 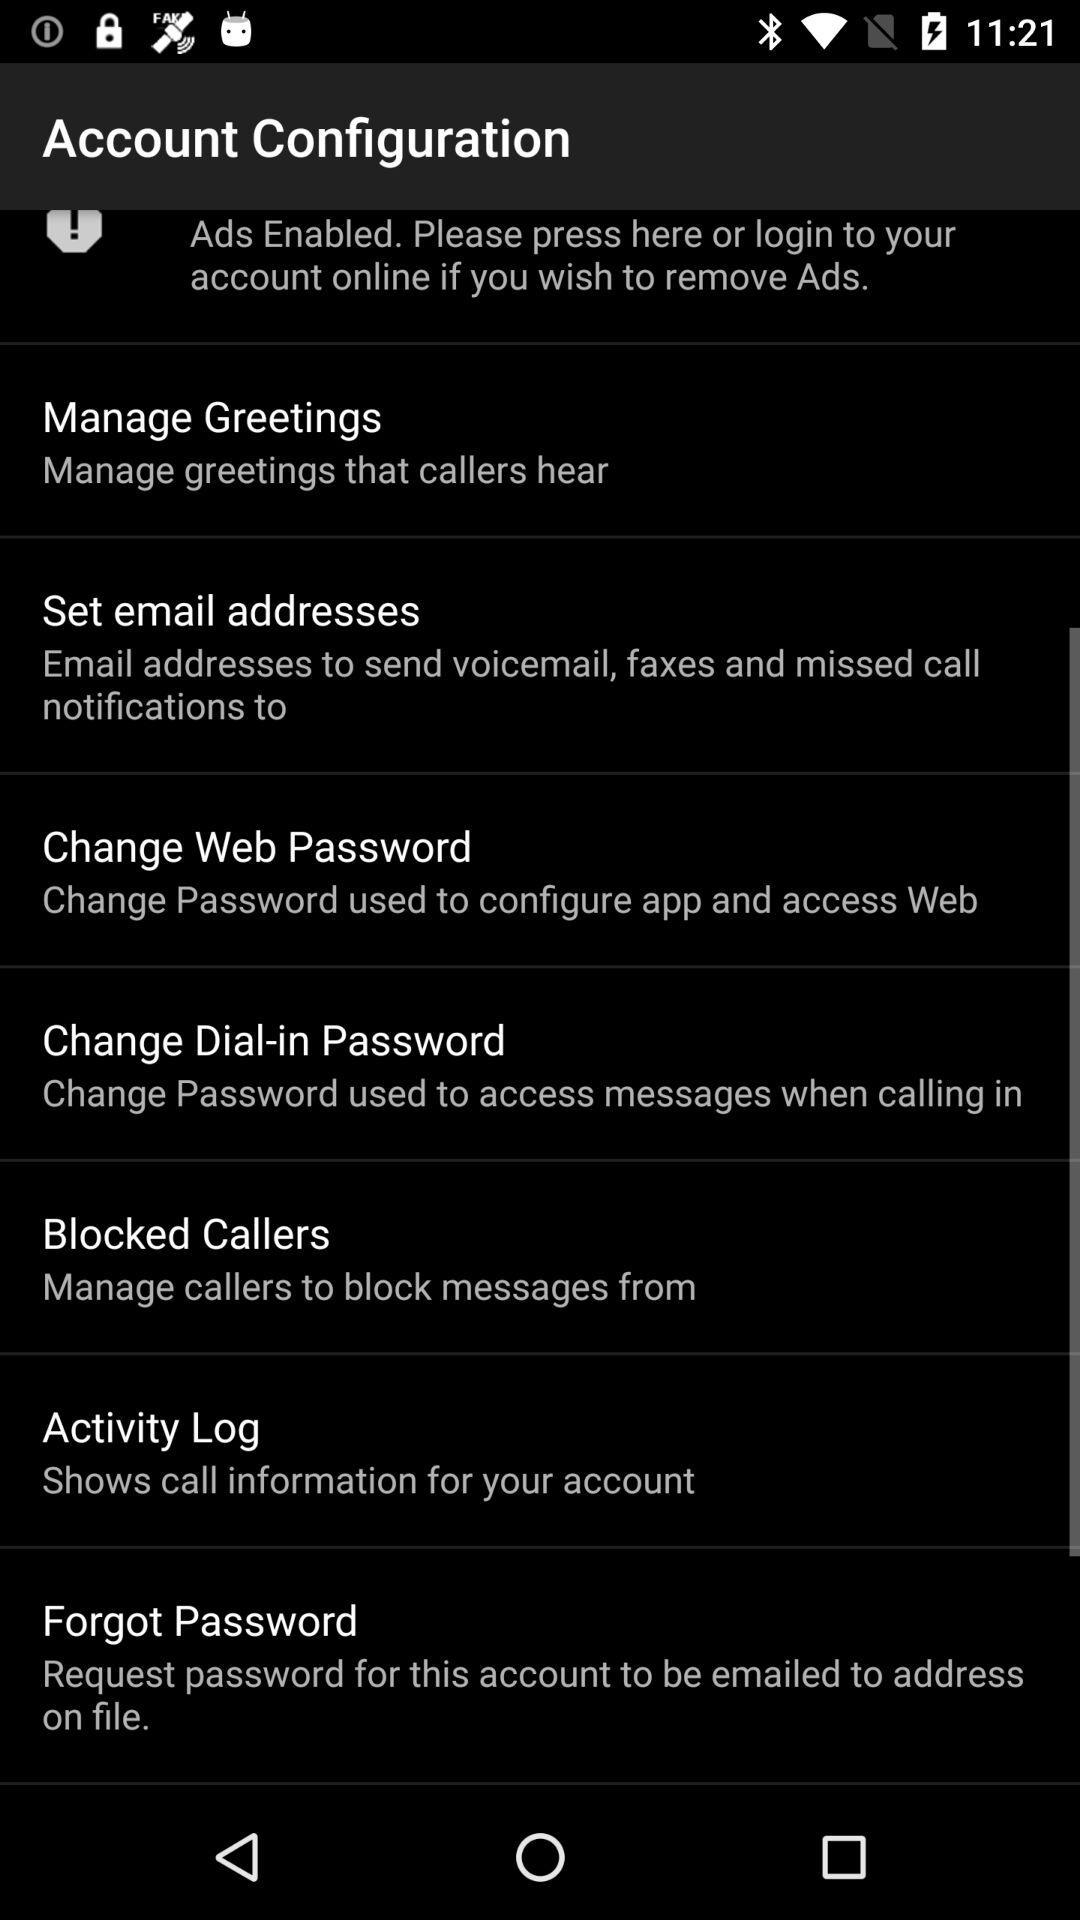 I want to click on the blocked callers item, so click(x=186, y=1231).